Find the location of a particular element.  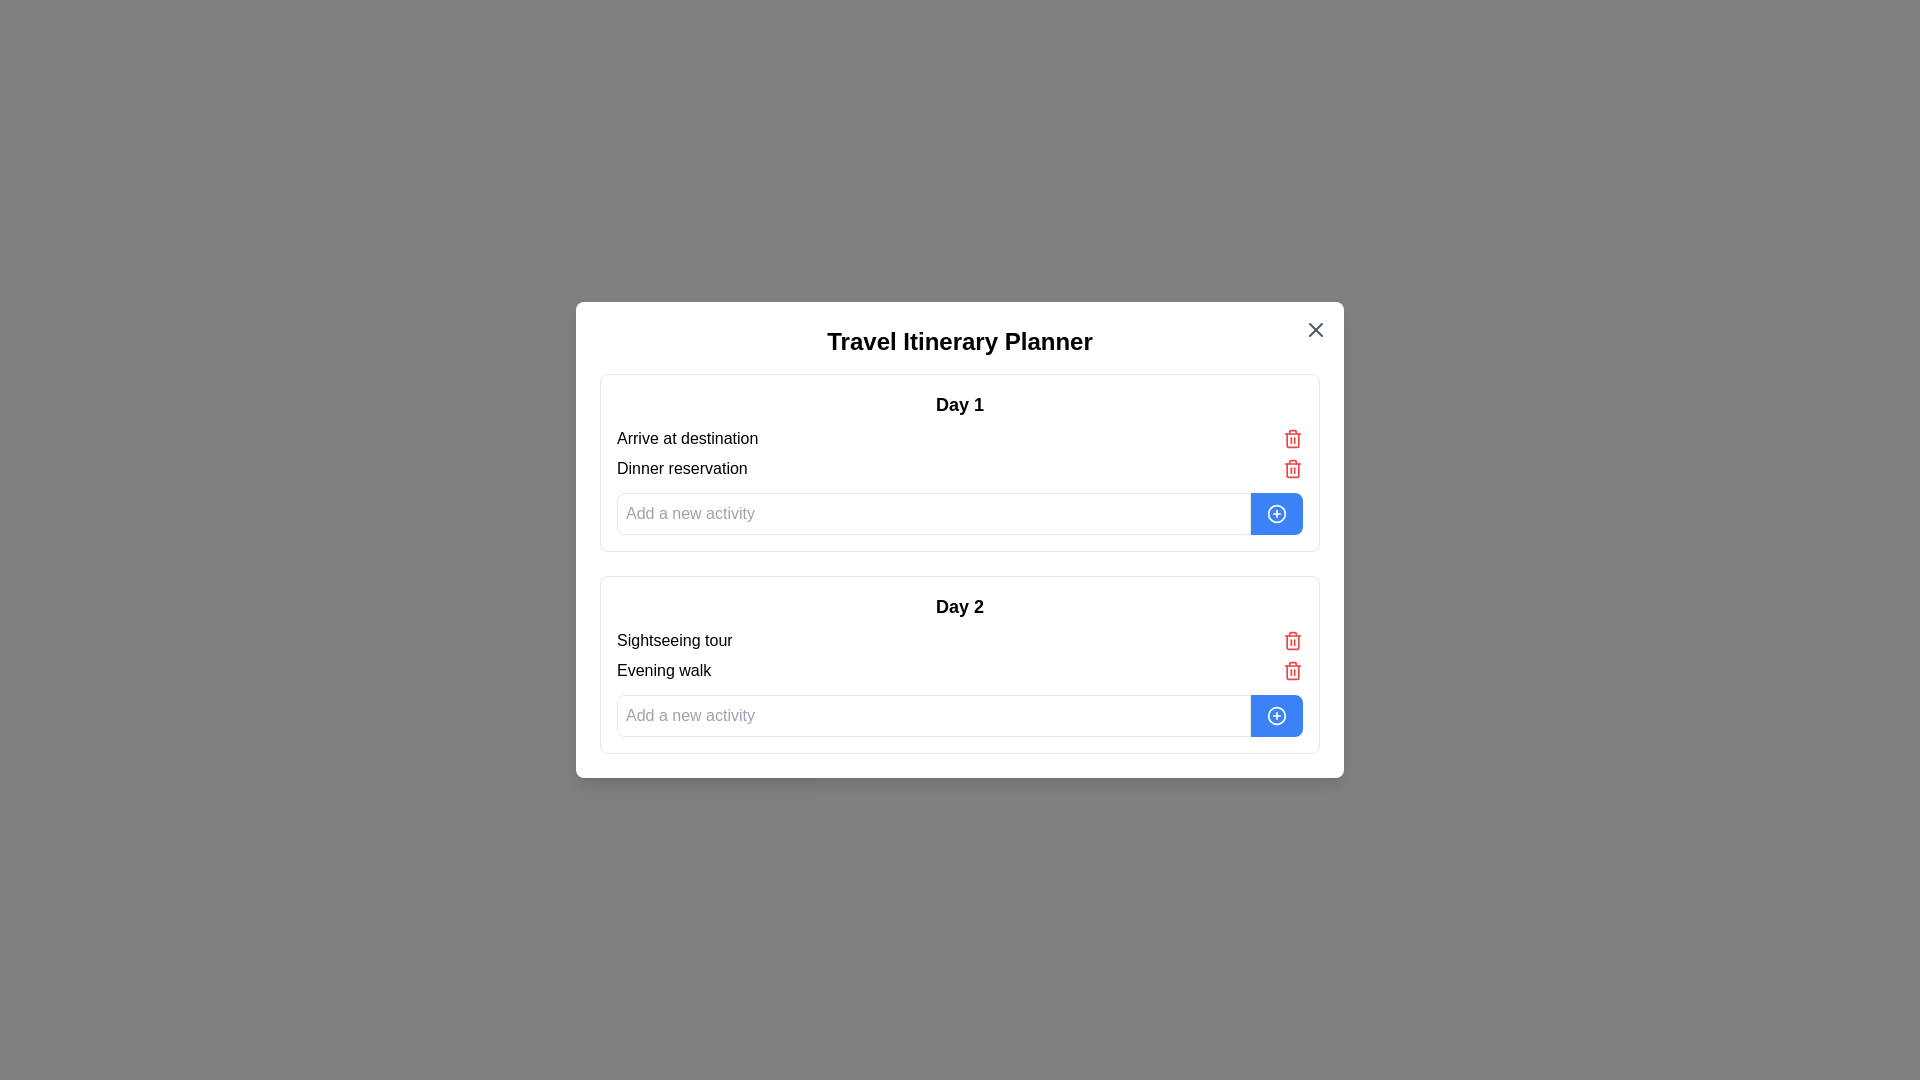

the red trash bin icon button located to the right of the text 'Arrive at destination' in the travel itinerary planner interface is located at coordinates (1292, 438).